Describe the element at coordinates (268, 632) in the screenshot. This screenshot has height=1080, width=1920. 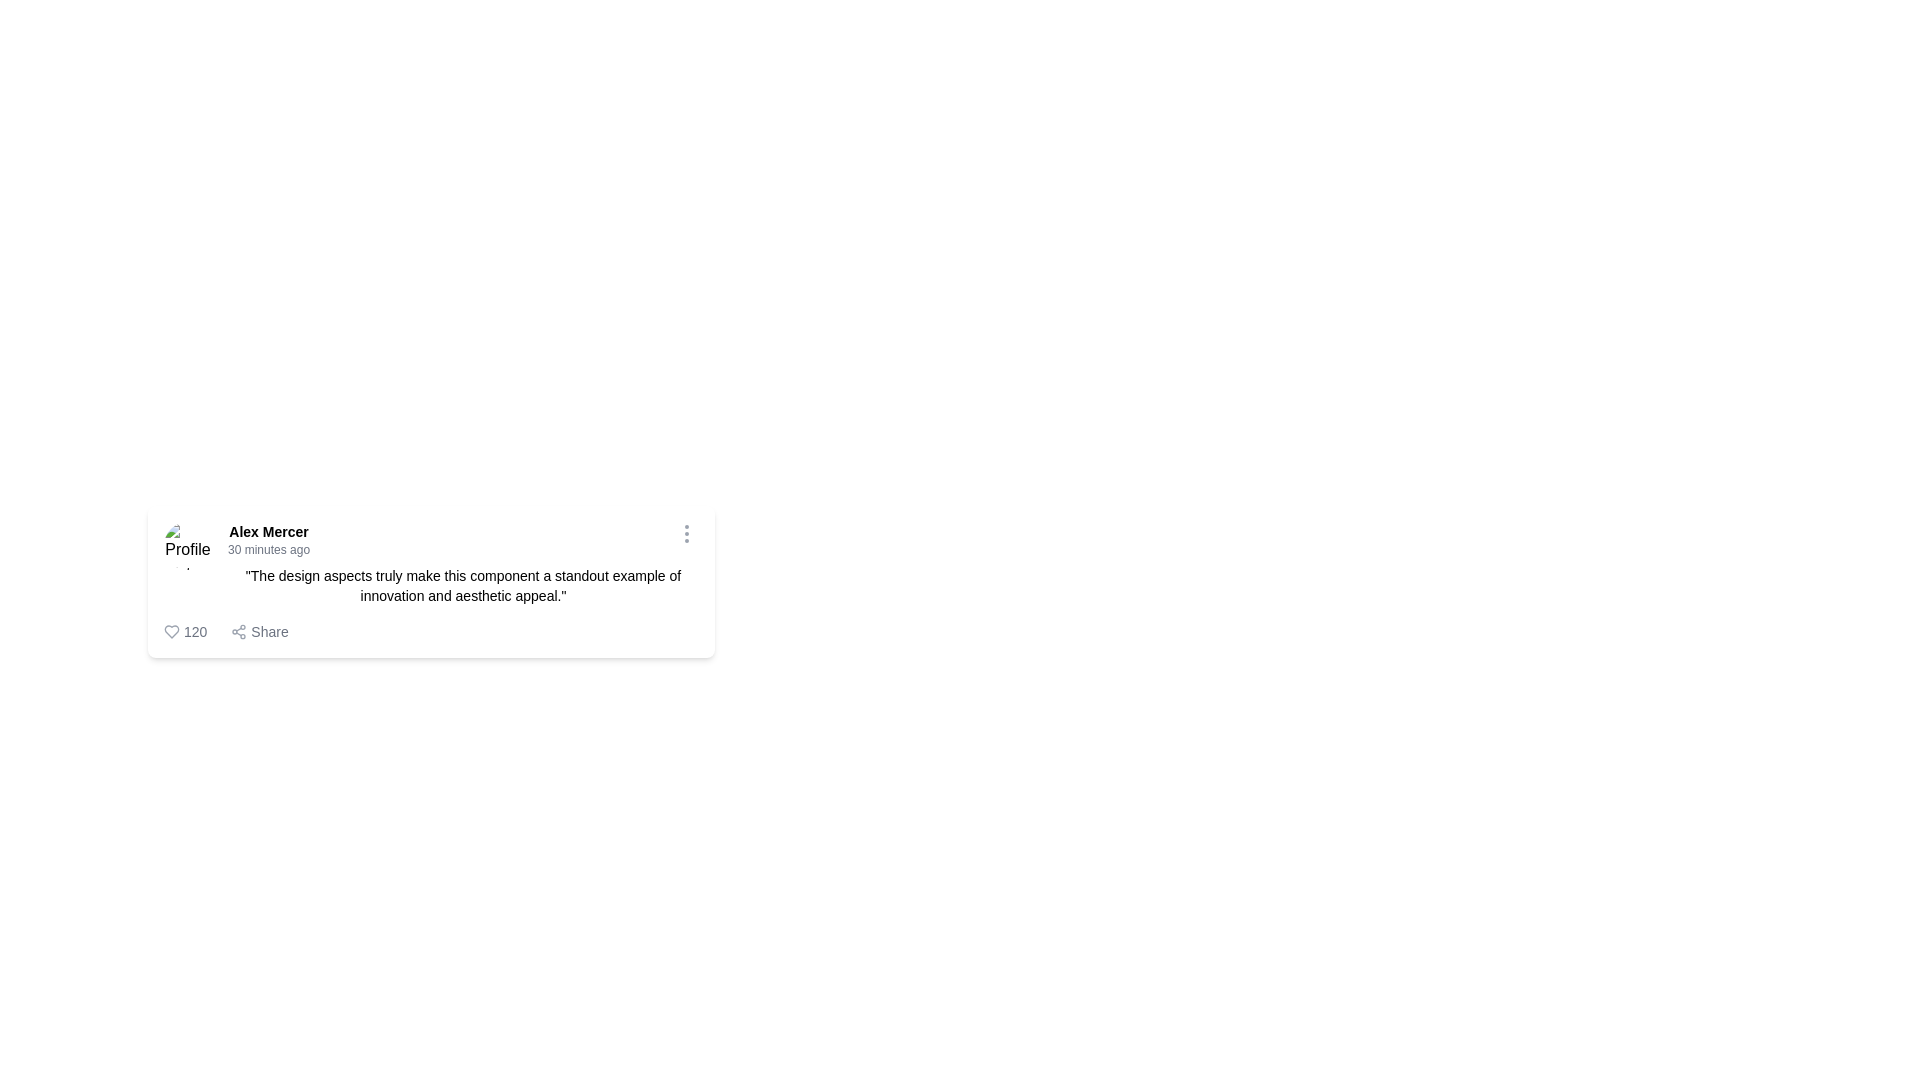
I see `the 'Share' text label, which is positioned immediately to the right of the share icon` at that location.